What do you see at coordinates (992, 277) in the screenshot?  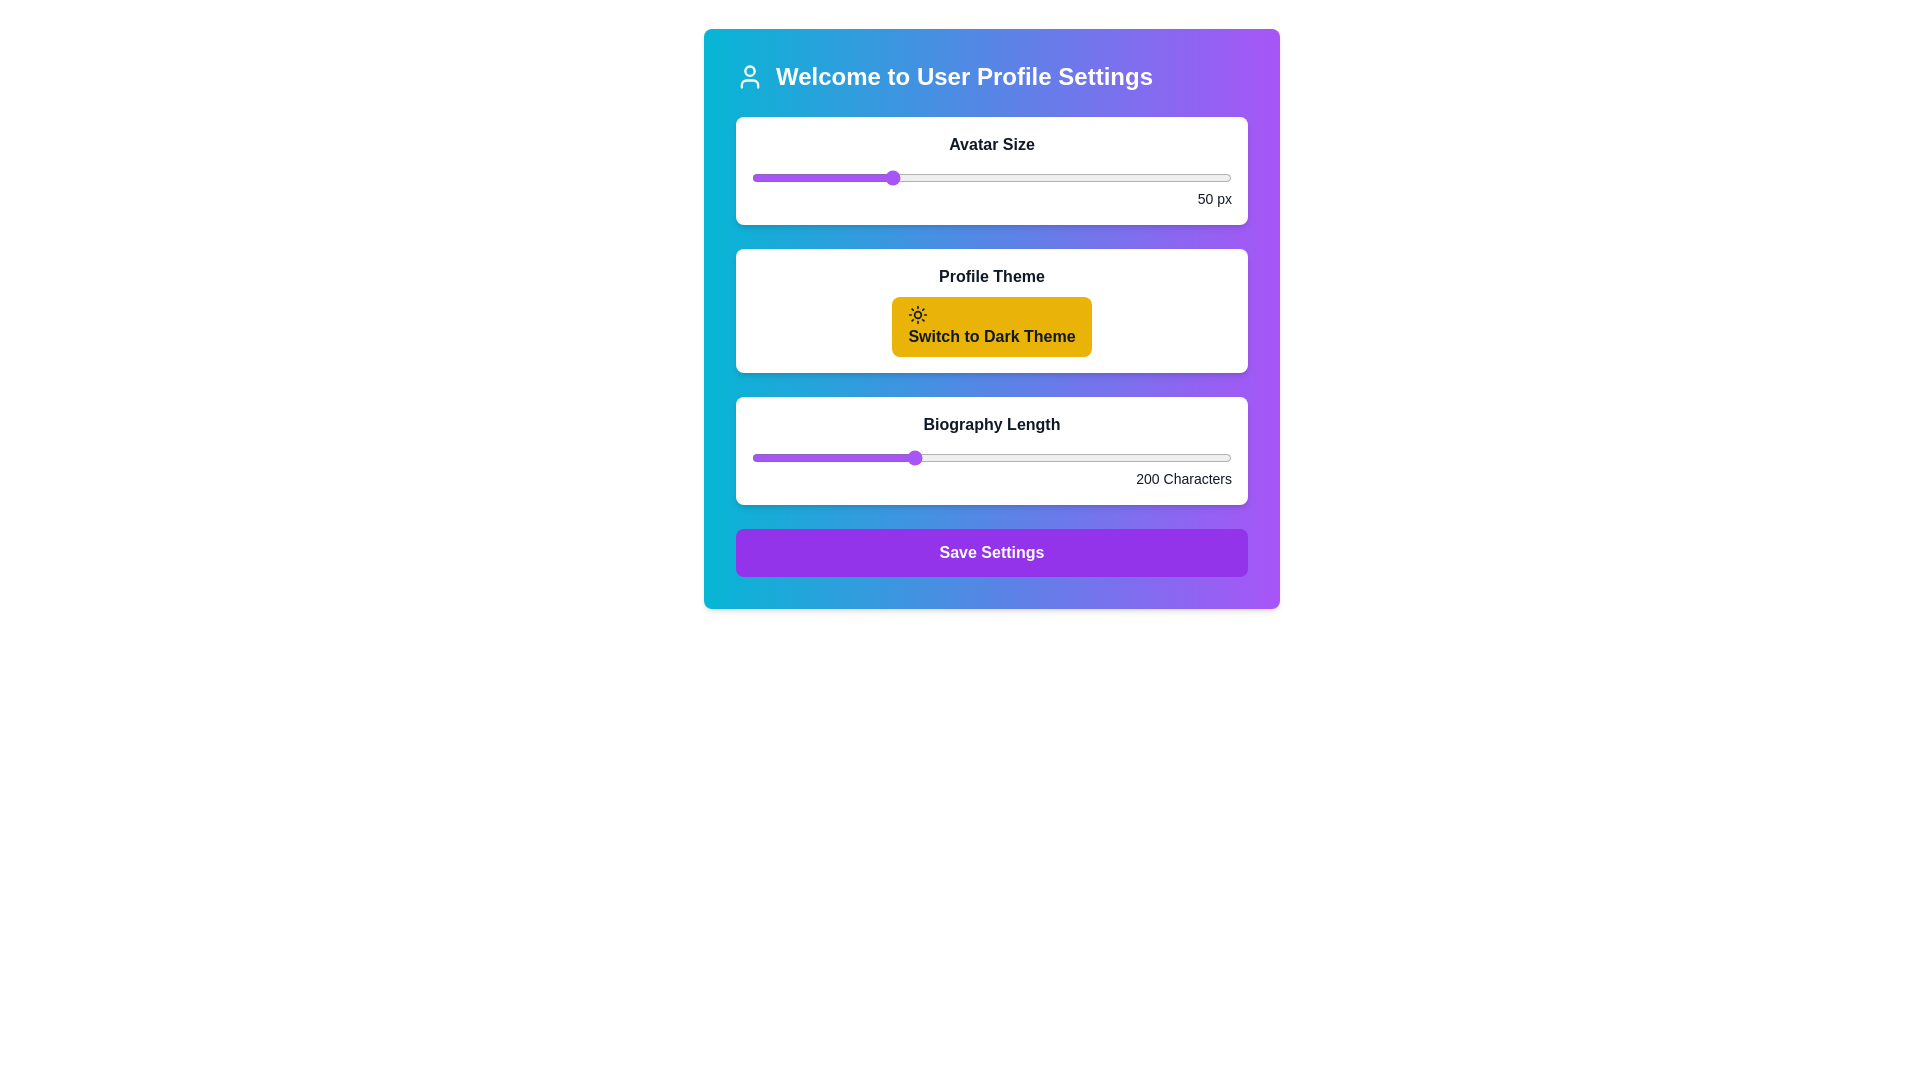 I see `the static text label that reads 'Profile Theme', which is bold and semibold, located in the upper part of a white rectangular box` at bounding box center [992, 277].